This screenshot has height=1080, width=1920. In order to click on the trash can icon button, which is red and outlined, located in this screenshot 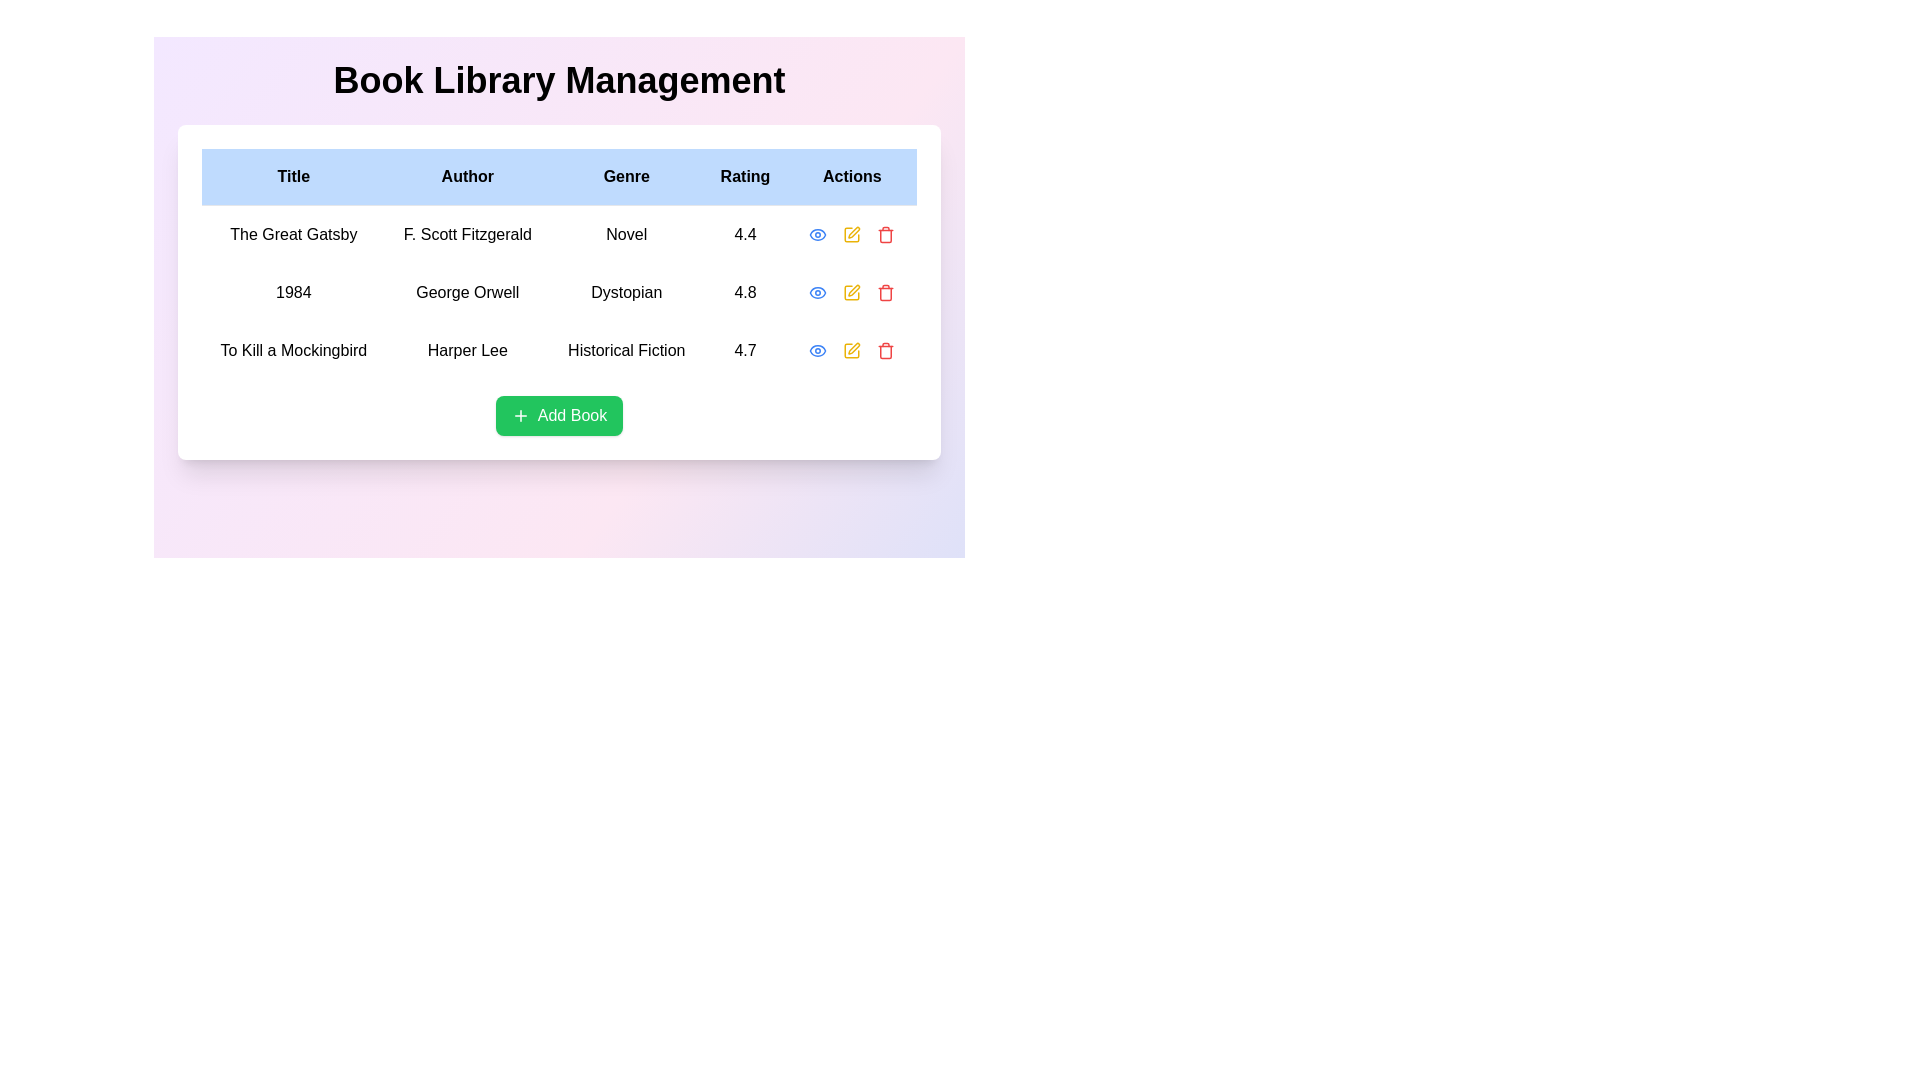, I will do `click(885, 234)`.